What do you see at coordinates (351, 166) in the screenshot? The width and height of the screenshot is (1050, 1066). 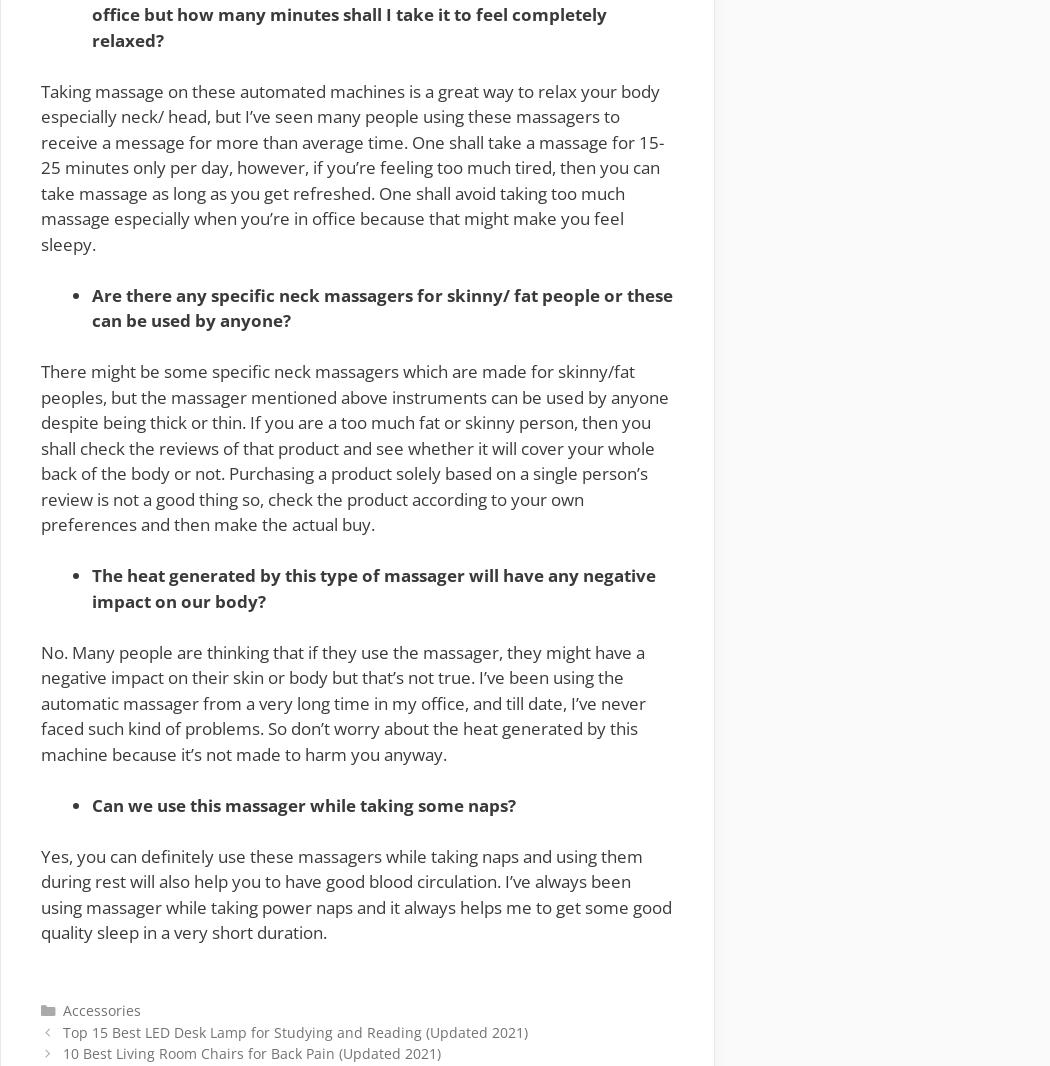 I see `'Taking massage on these automated machines is a great way to relax your body especially neck/ head, but I’ve seen many people using these massagers to receive a message for more than average time. One shall take a massage for 15-25 minutes only per day, however, if you’re feeling too much tired, then you can take massage as long as you get refreshed. One shall avoid taking too much massage especially when you’re in office because that might make you feel sleepy.'` at bounding box center [351, 166].